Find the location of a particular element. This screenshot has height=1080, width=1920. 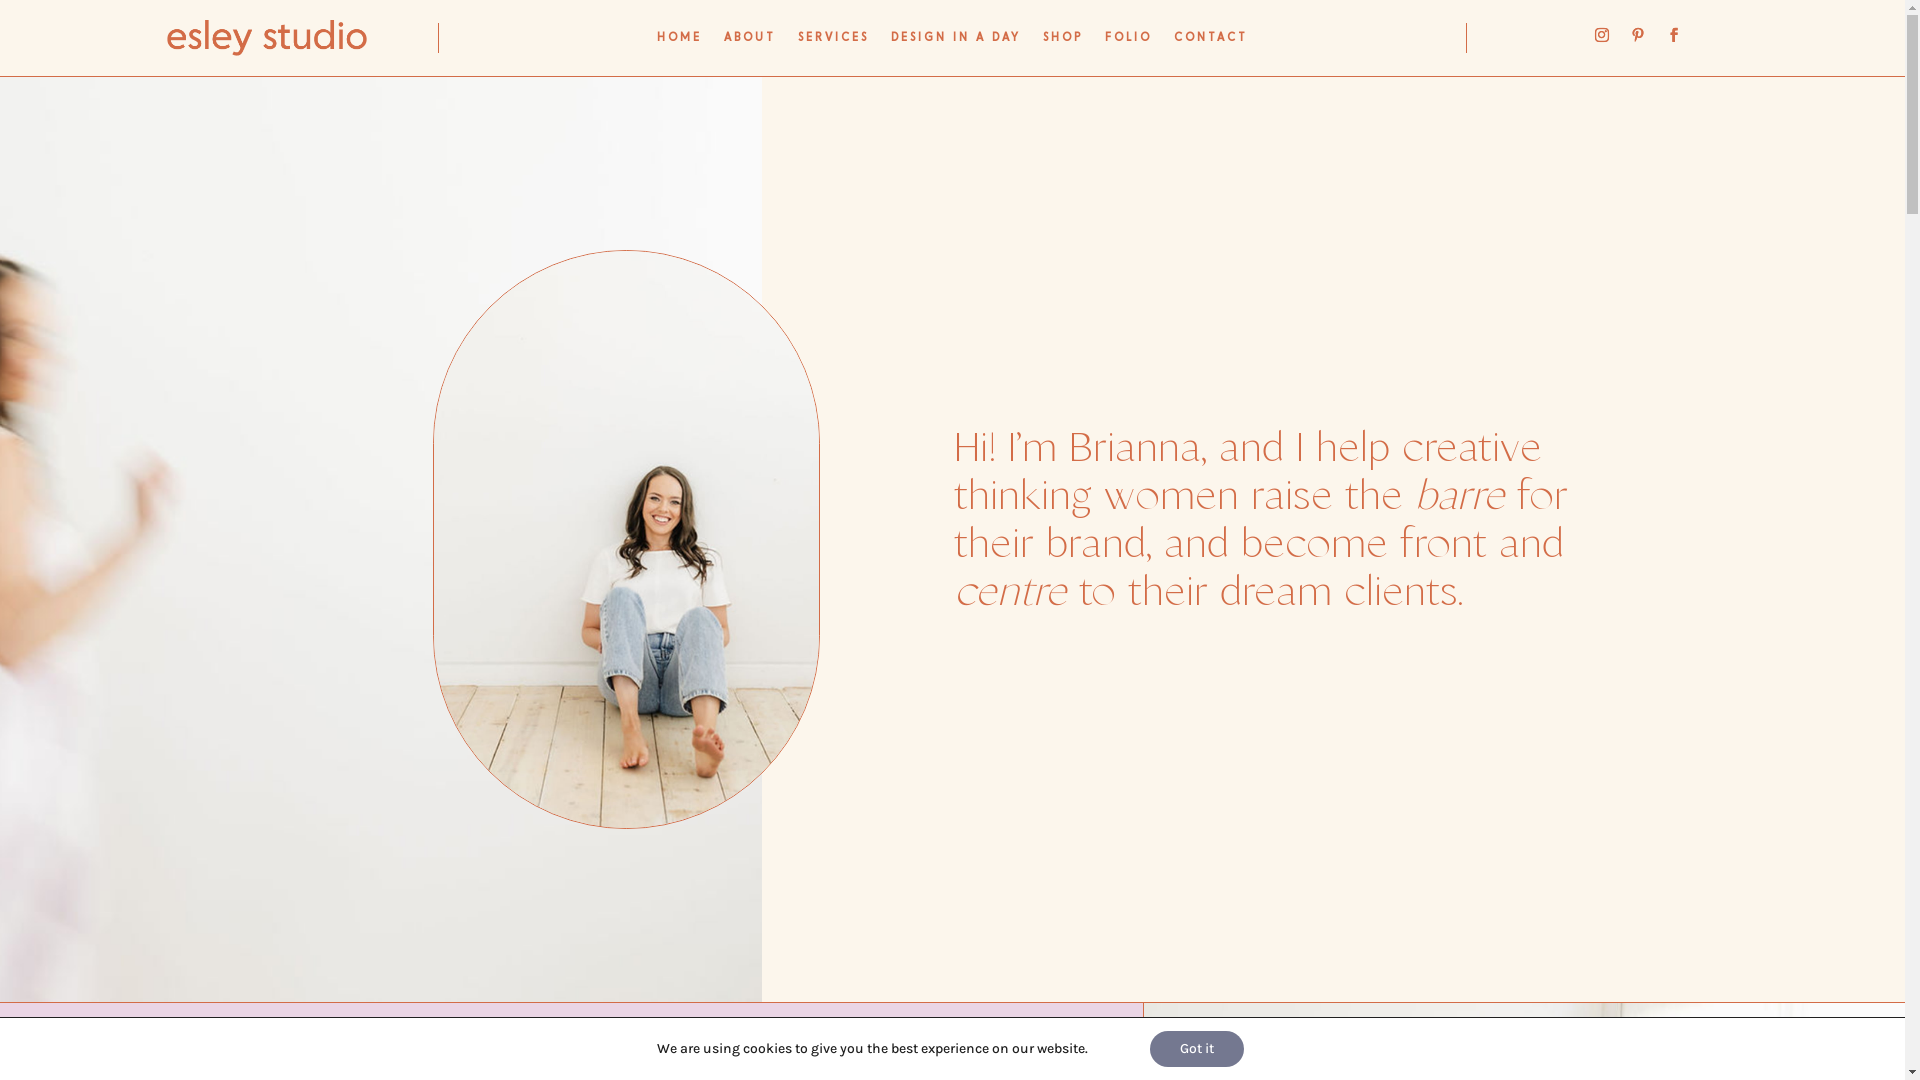

'DESIGN IN A DAY' is located at coordinates (954, 42).